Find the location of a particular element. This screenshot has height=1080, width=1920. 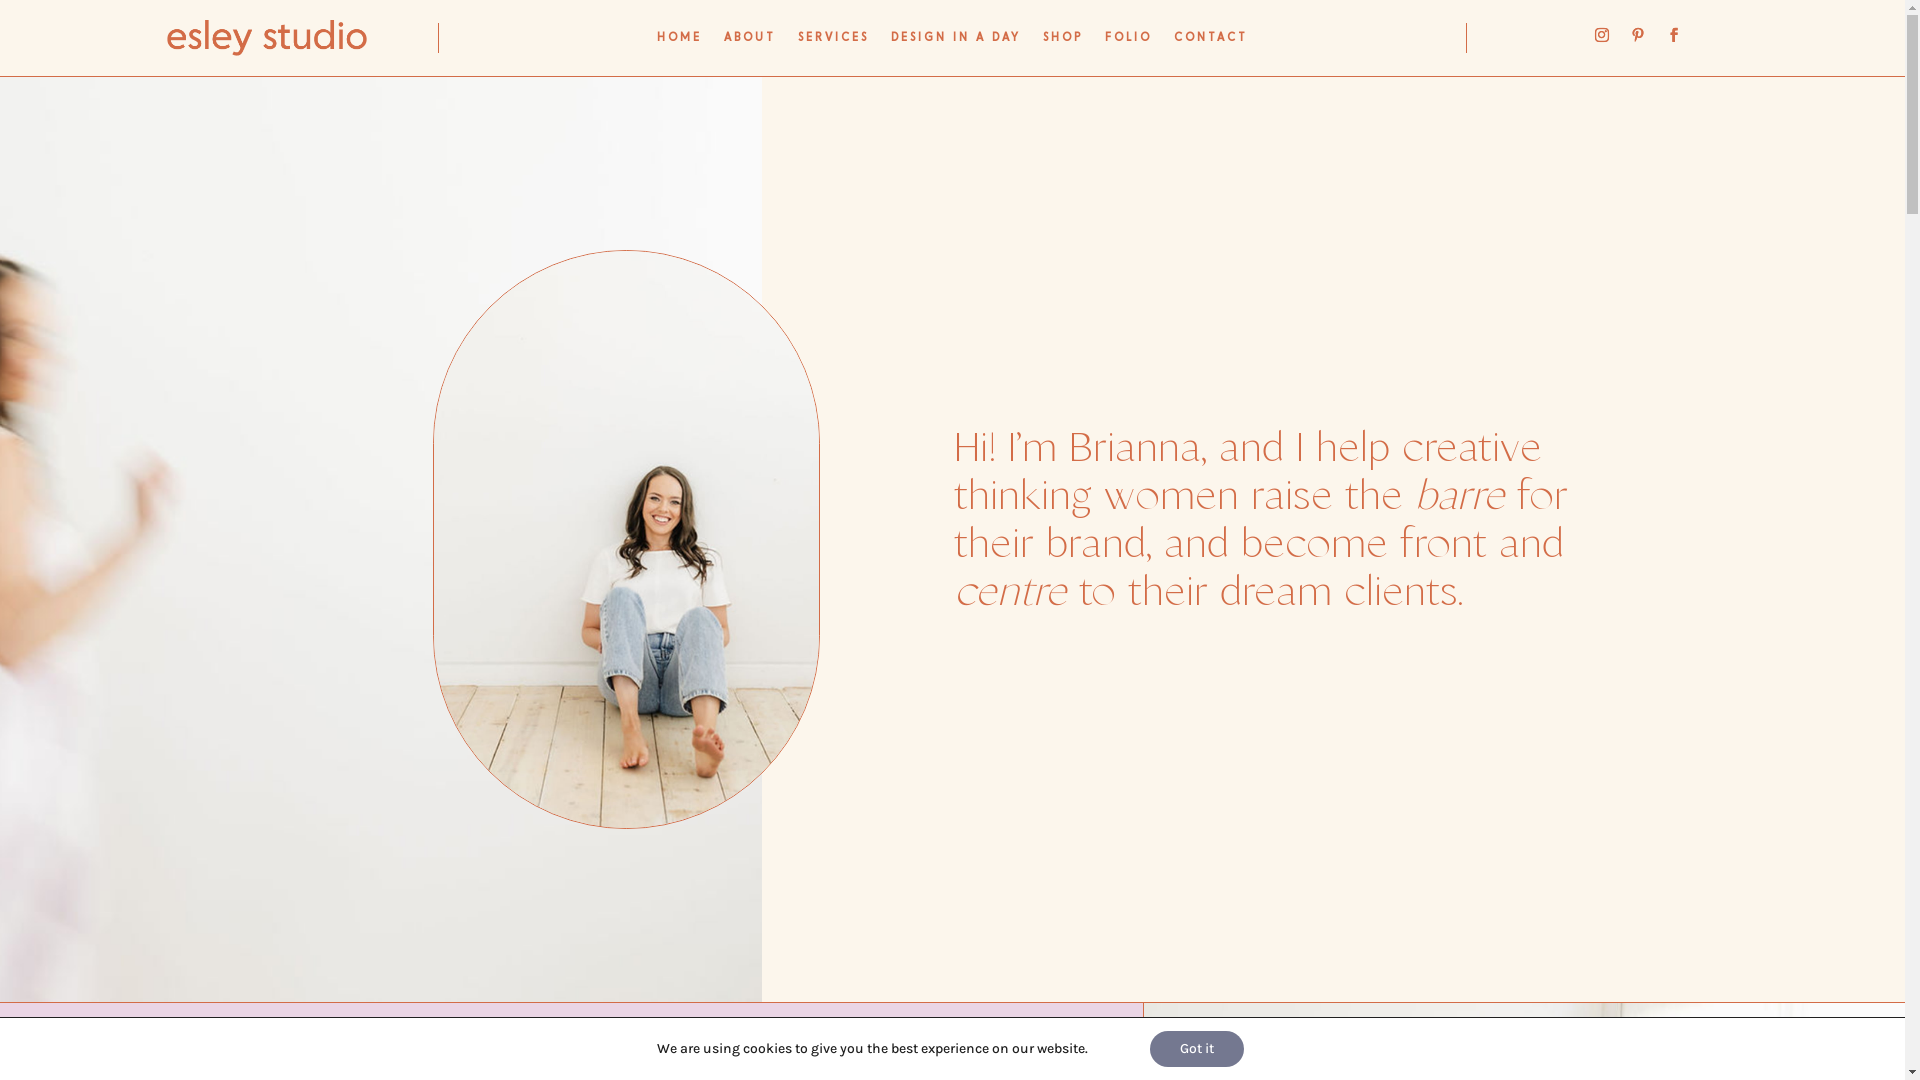

'DESIGN IN A DAY' is located at coordinates (954, 42).